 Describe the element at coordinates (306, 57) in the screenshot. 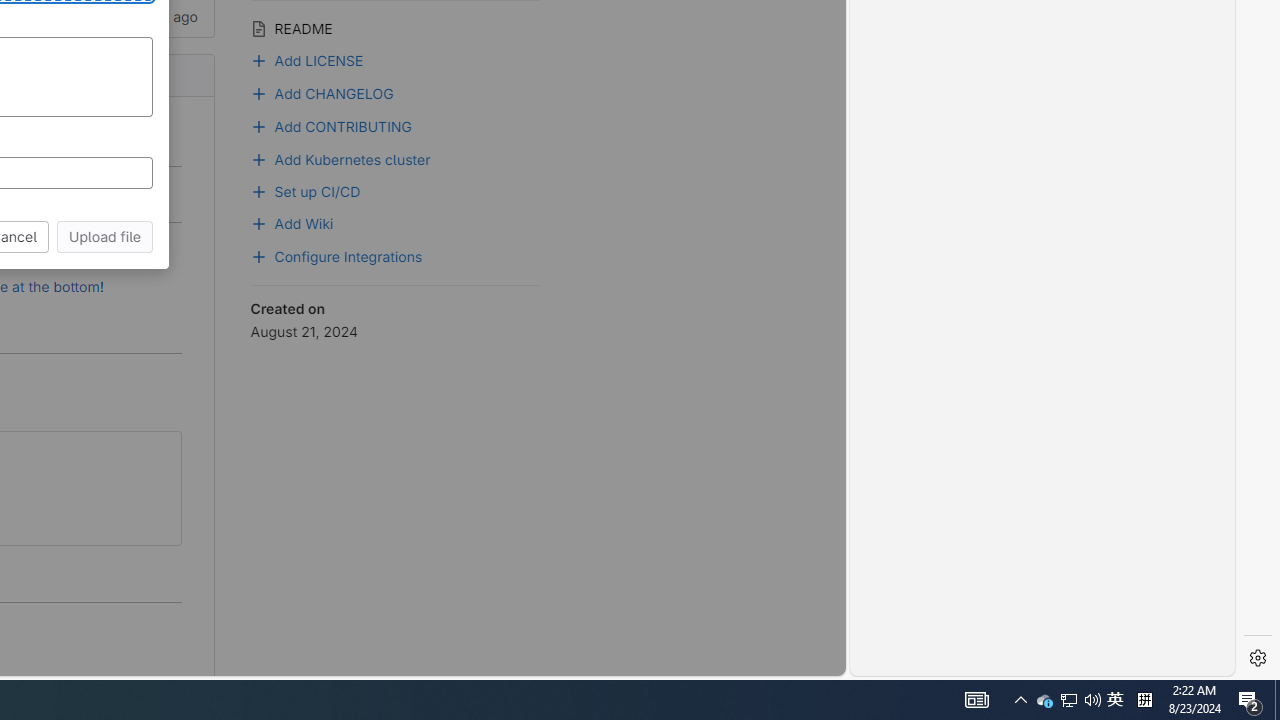

I see `'Add LICENSE'` at that location.